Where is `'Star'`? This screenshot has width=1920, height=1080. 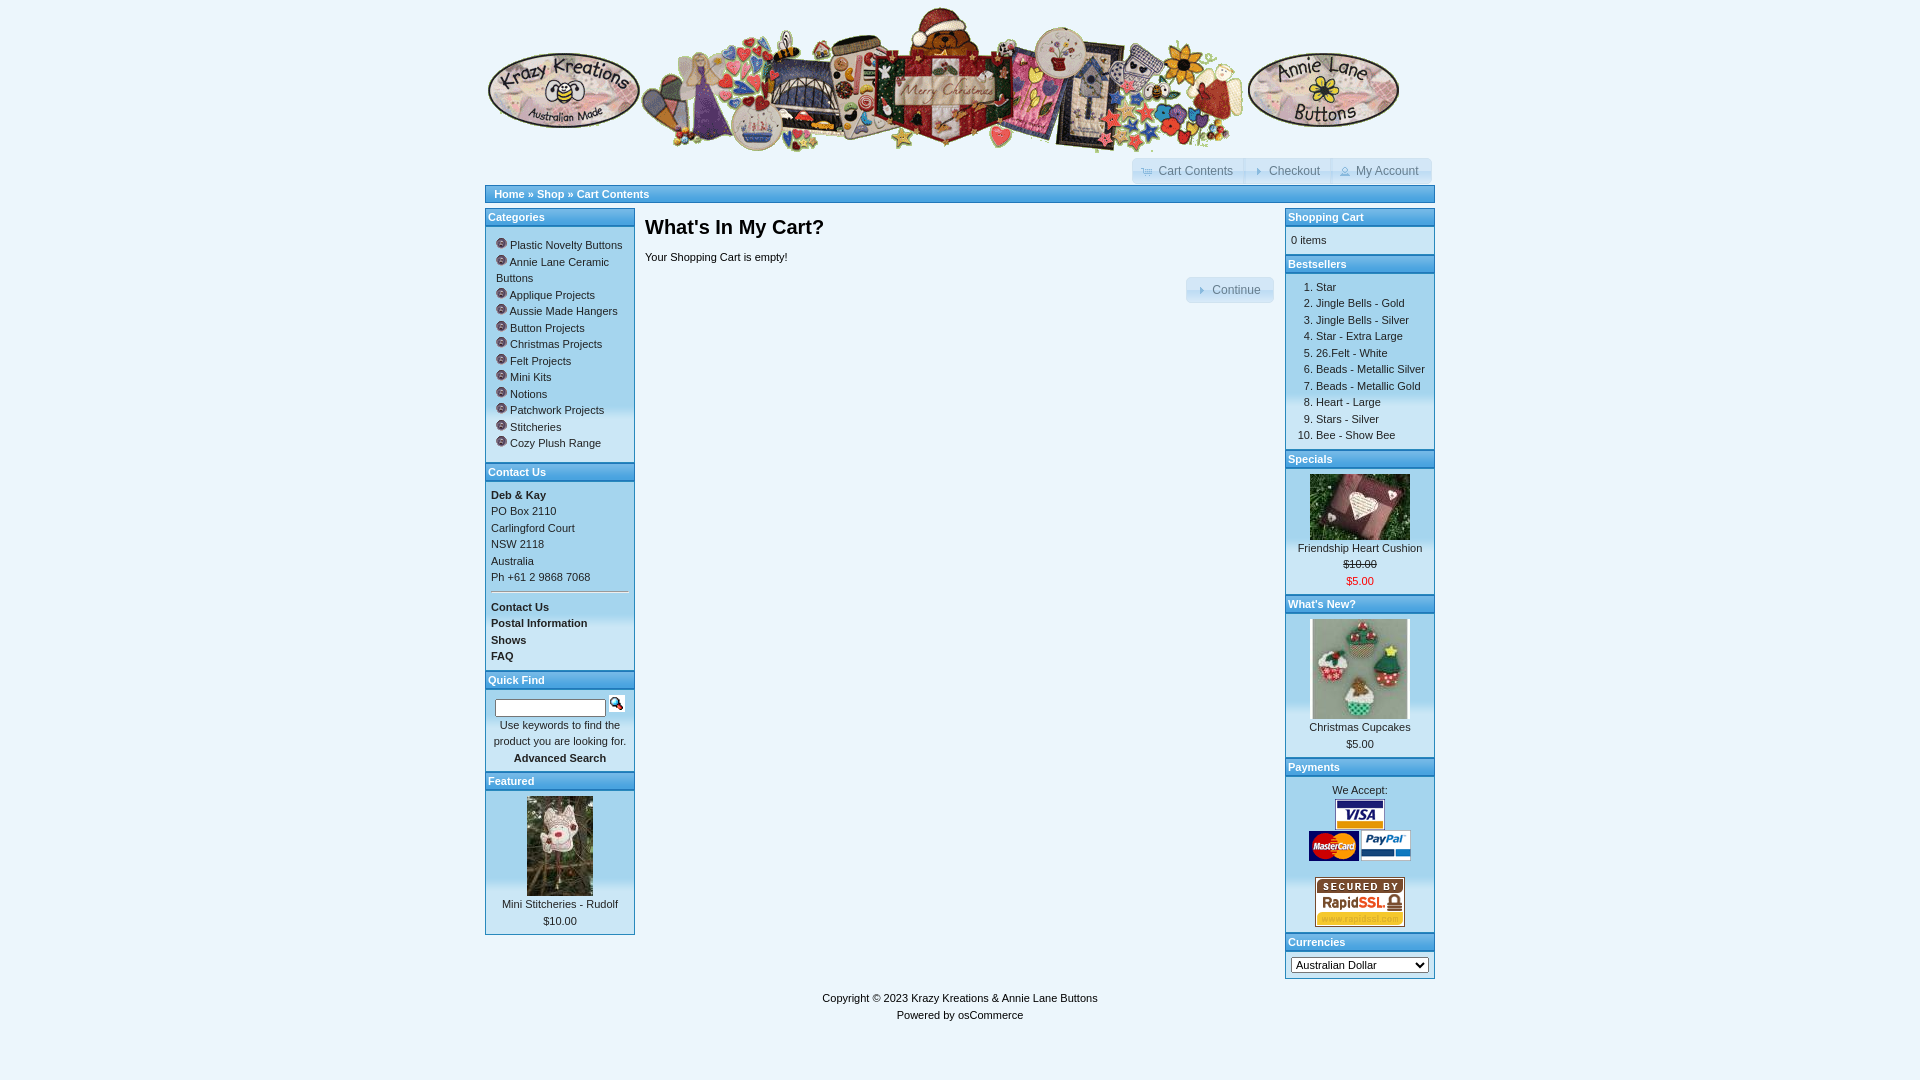 'Star' is located at coordinates (1325, 285).